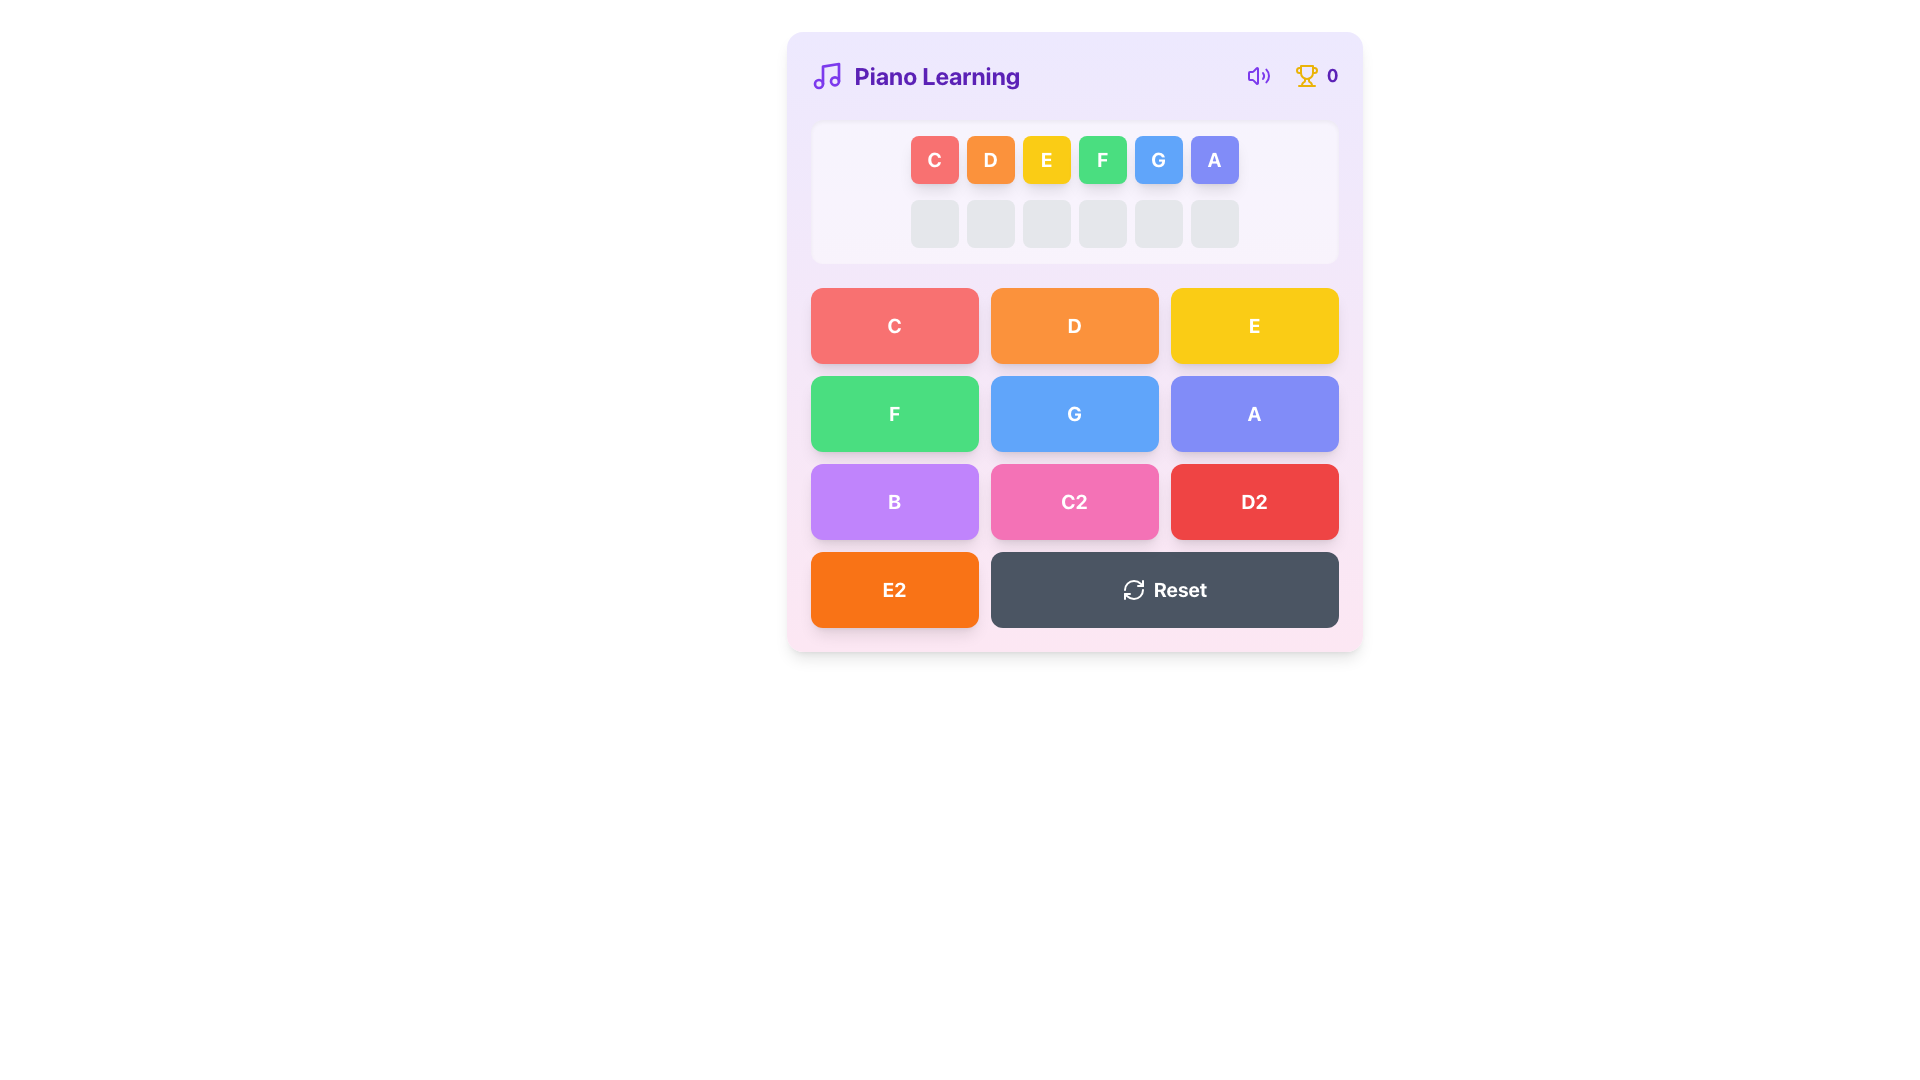 Image resolution: width=1920 pixels, height=1080 pixels. What do you see at coordinates (1158, 158) in the screenshot?
I see `the bold, white 'G' button on the blue rectangular button located in the top portion of the interface` at bounding box center [1158, 158].